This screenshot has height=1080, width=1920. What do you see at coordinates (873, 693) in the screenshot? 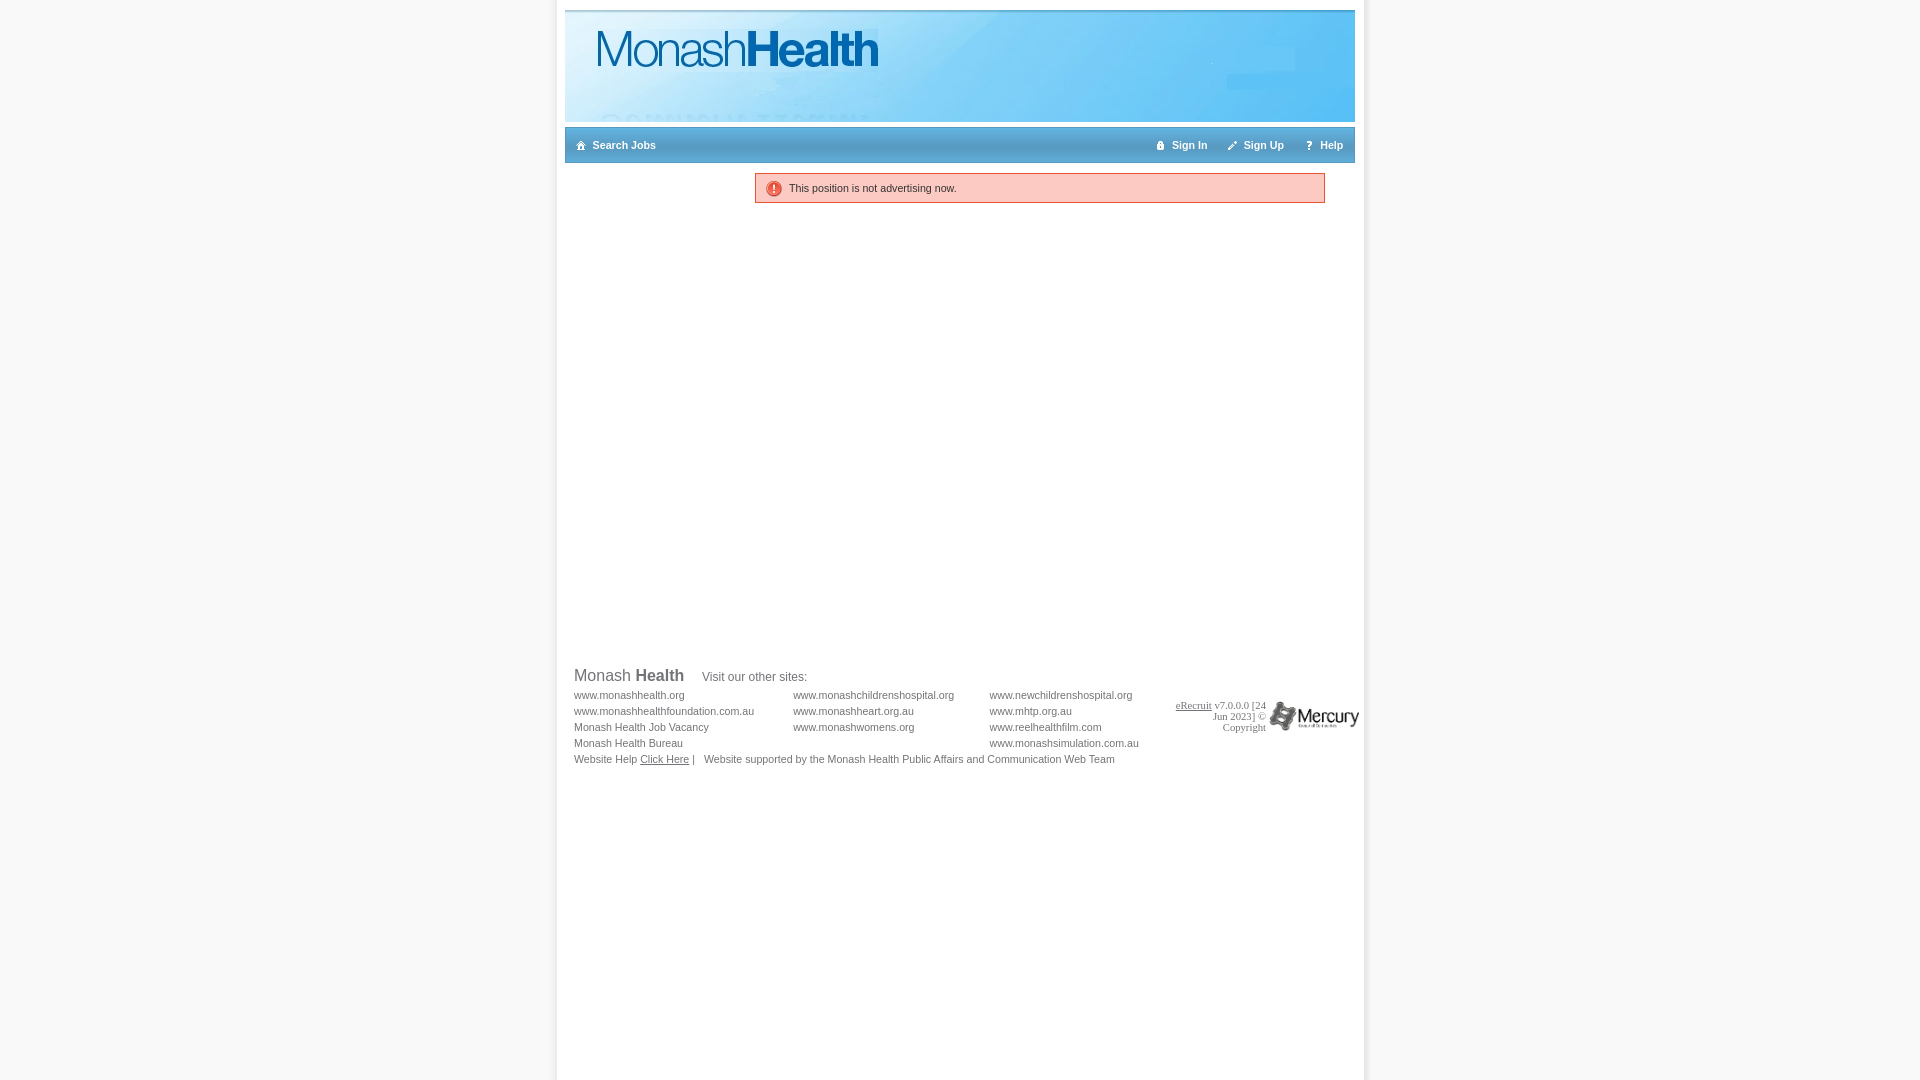
I see `'www.monashchildrenshospital.org'` at bounding box center [873, 693].